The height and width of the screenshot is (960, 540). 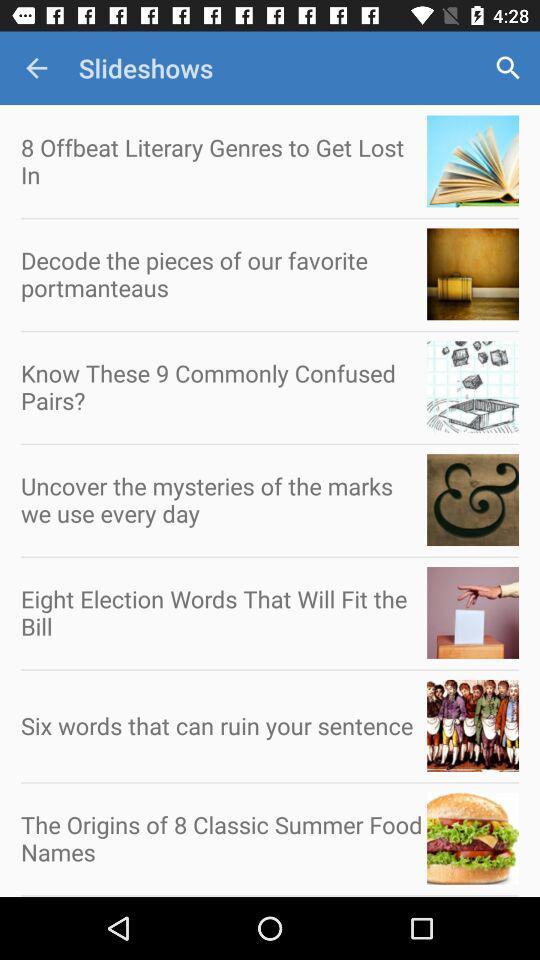 I want to click on the icon above the 8 offbeat literary icon, so click(x=36, y=68).